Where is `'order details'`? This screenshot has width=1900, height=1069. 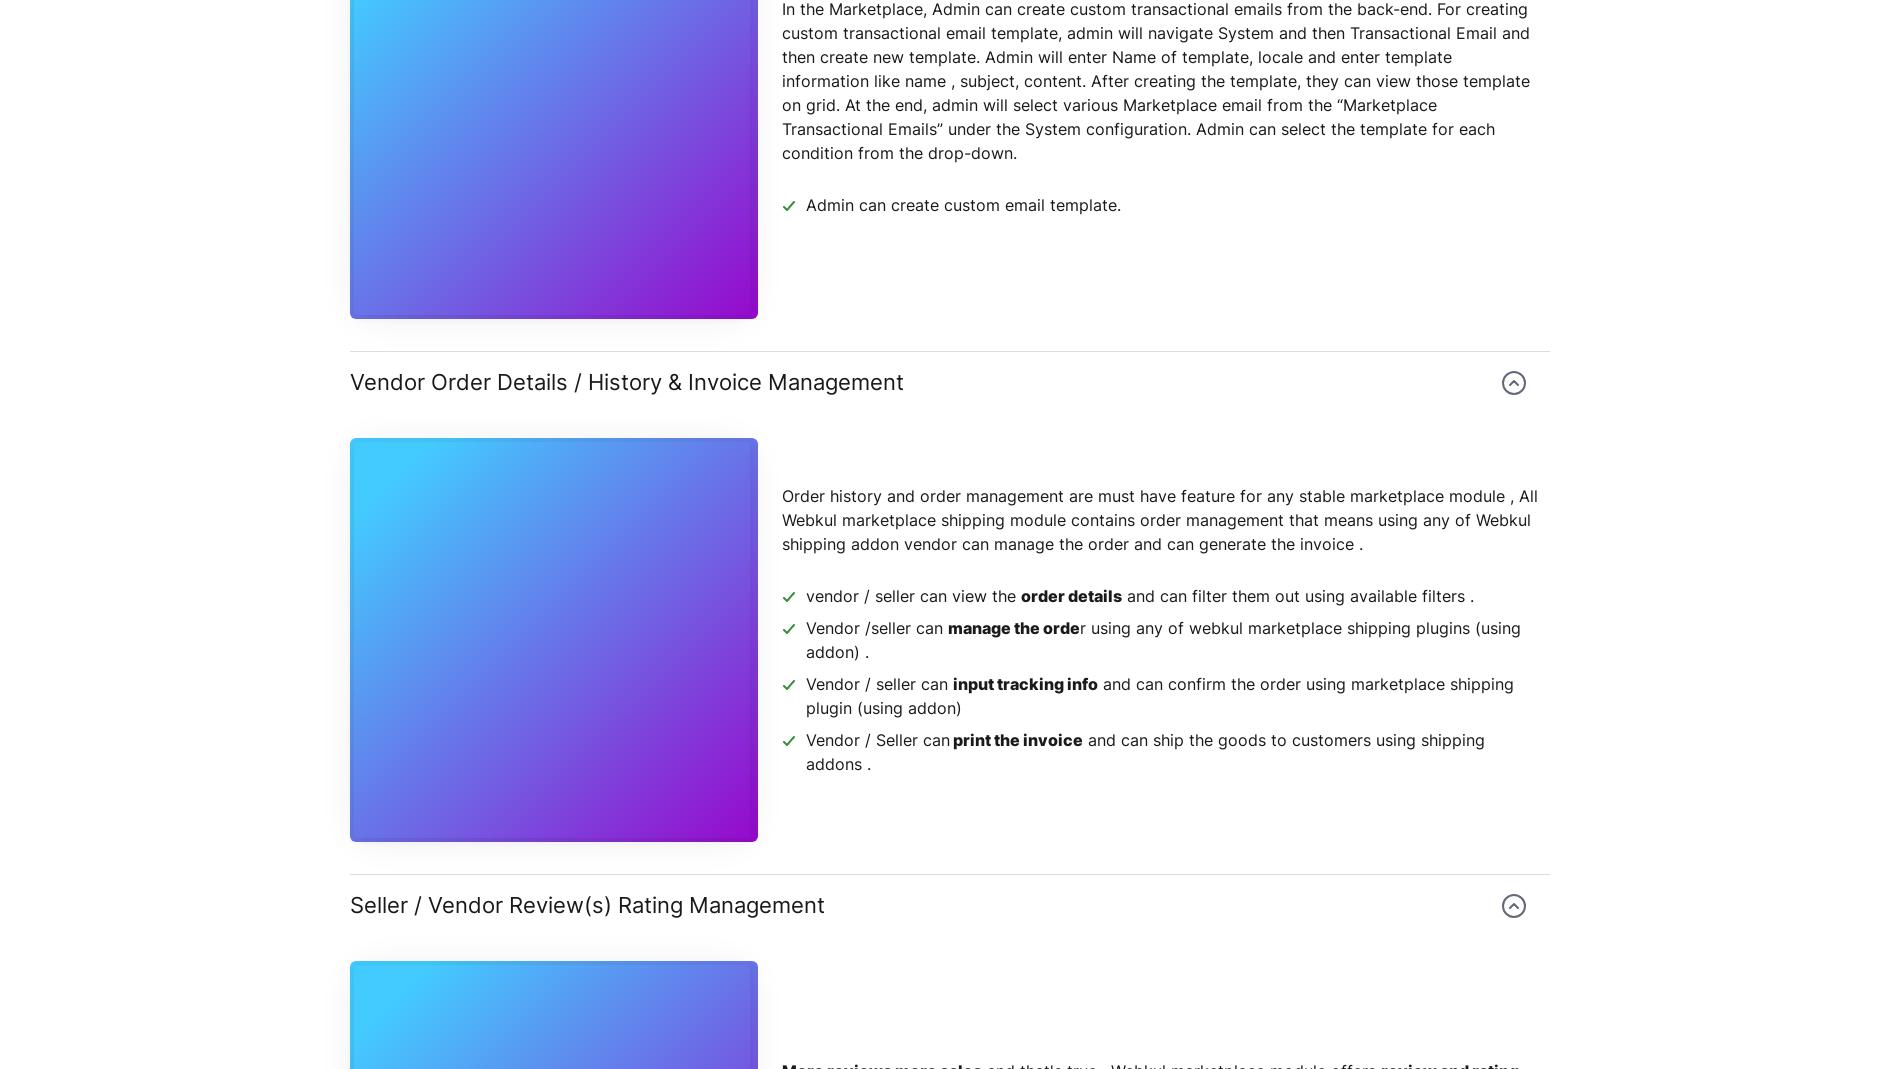 'order details' is located at coordinates (1071, 595).